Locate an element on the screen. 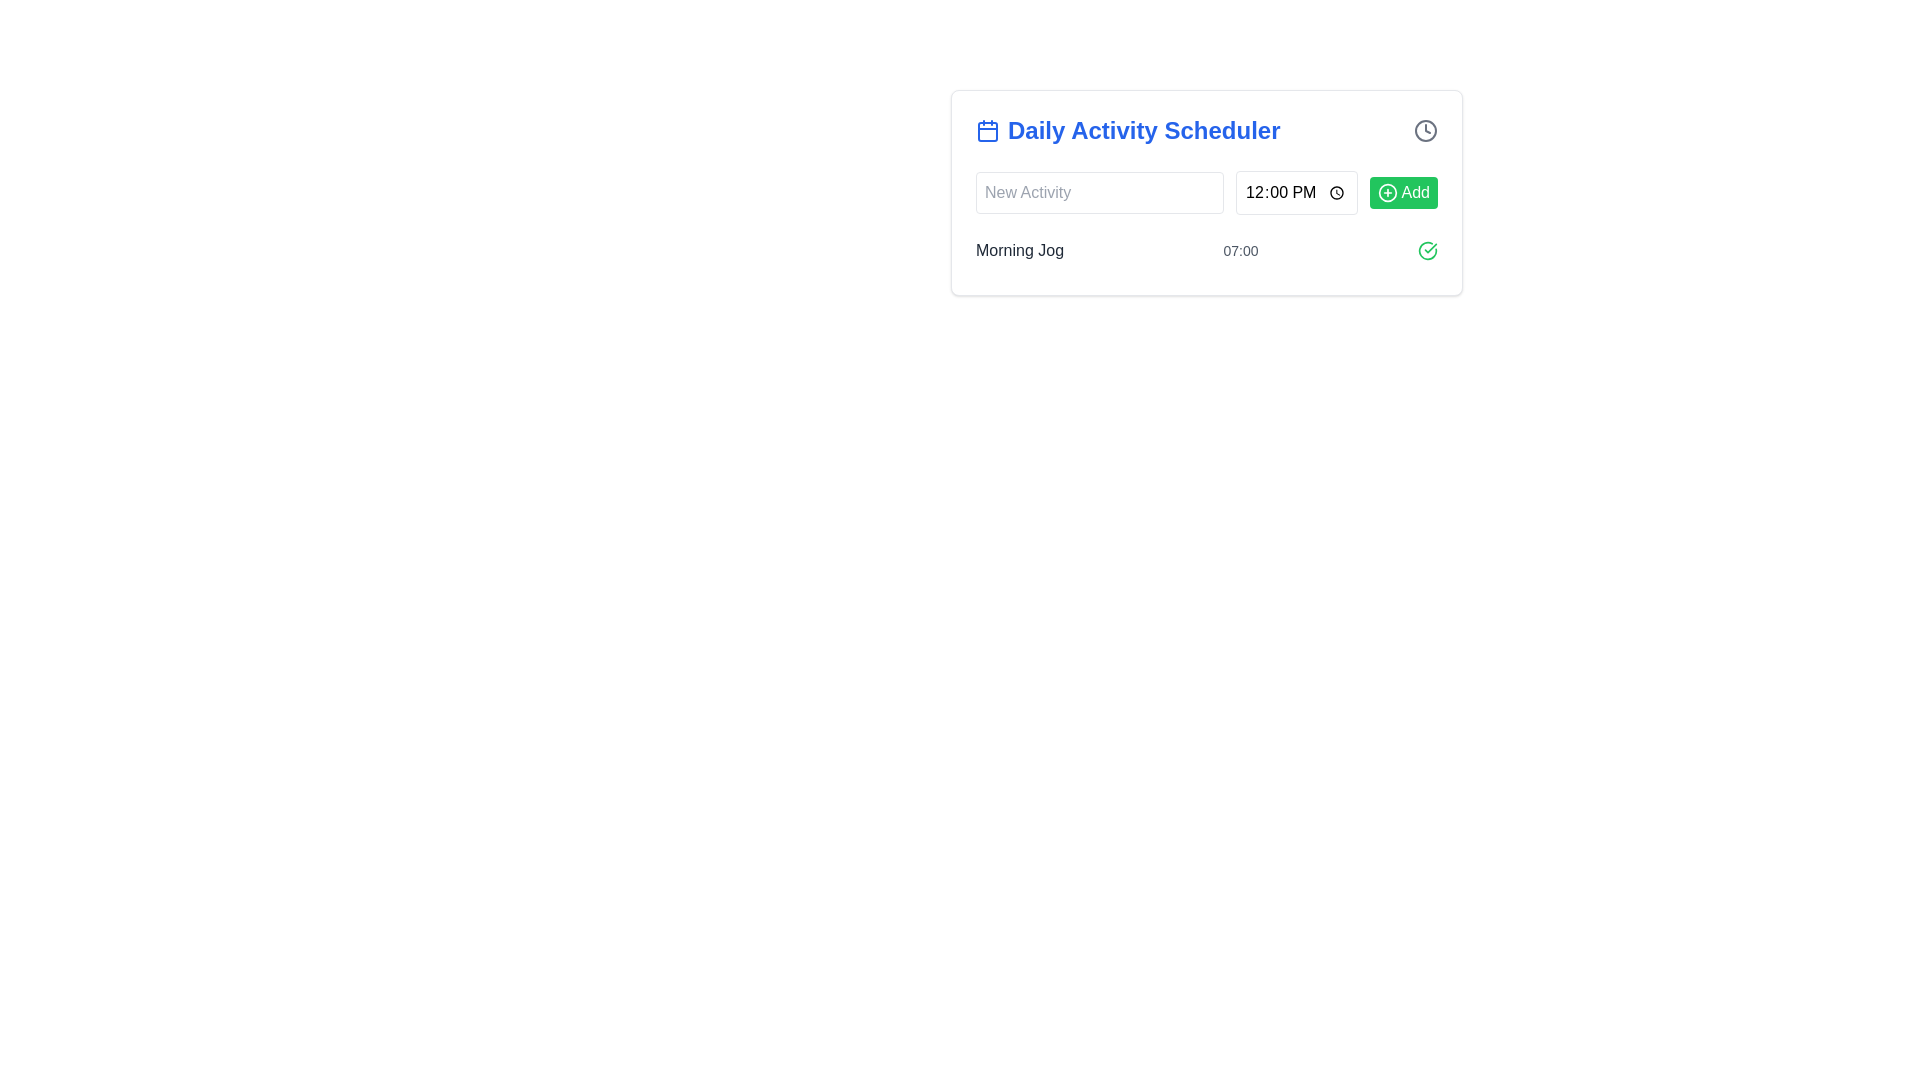  the 'Daily Activity Scheduler' icon located at the leftmost side of the header section, which serves as a visual cue for scheduling functionalities is located at coordinates (988, 131).